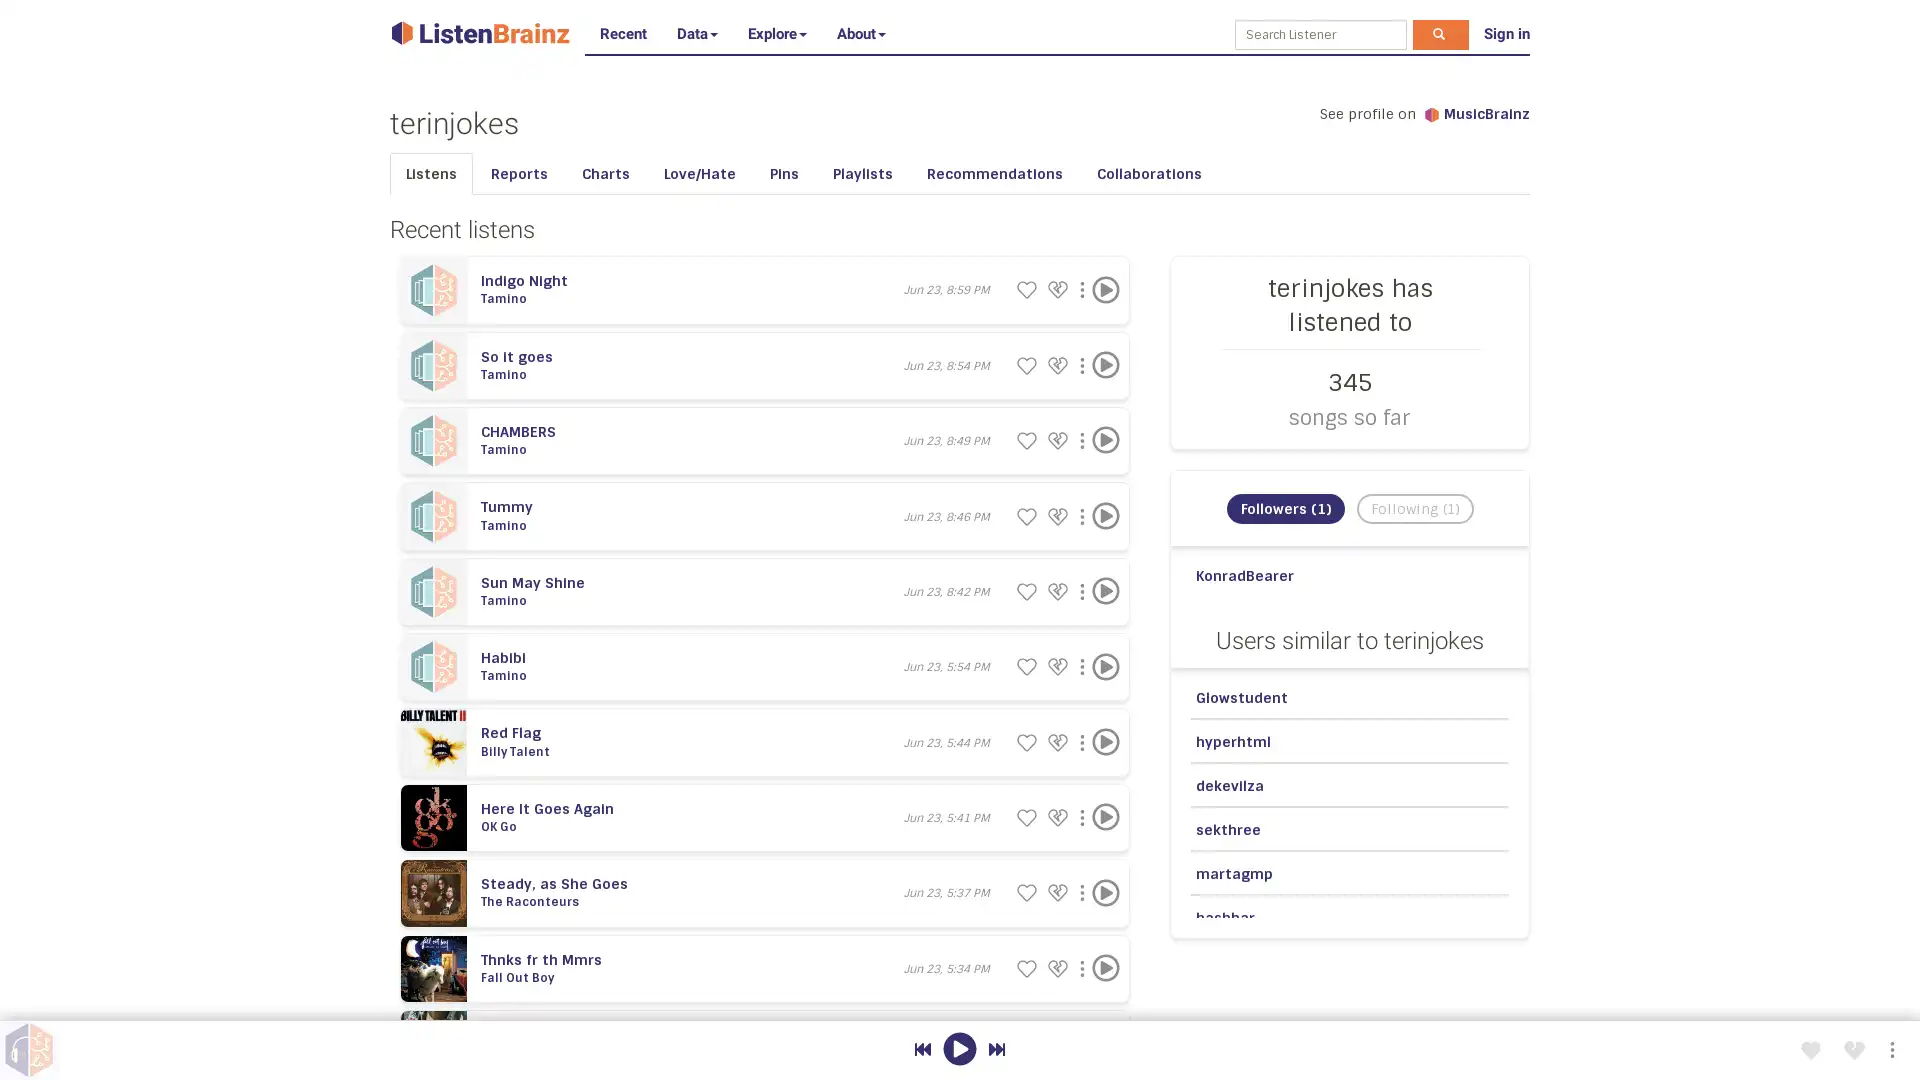 Image resolution: width=1920 pixels, height=1080 pixels. I want to click on Play, so click(1104, 289).